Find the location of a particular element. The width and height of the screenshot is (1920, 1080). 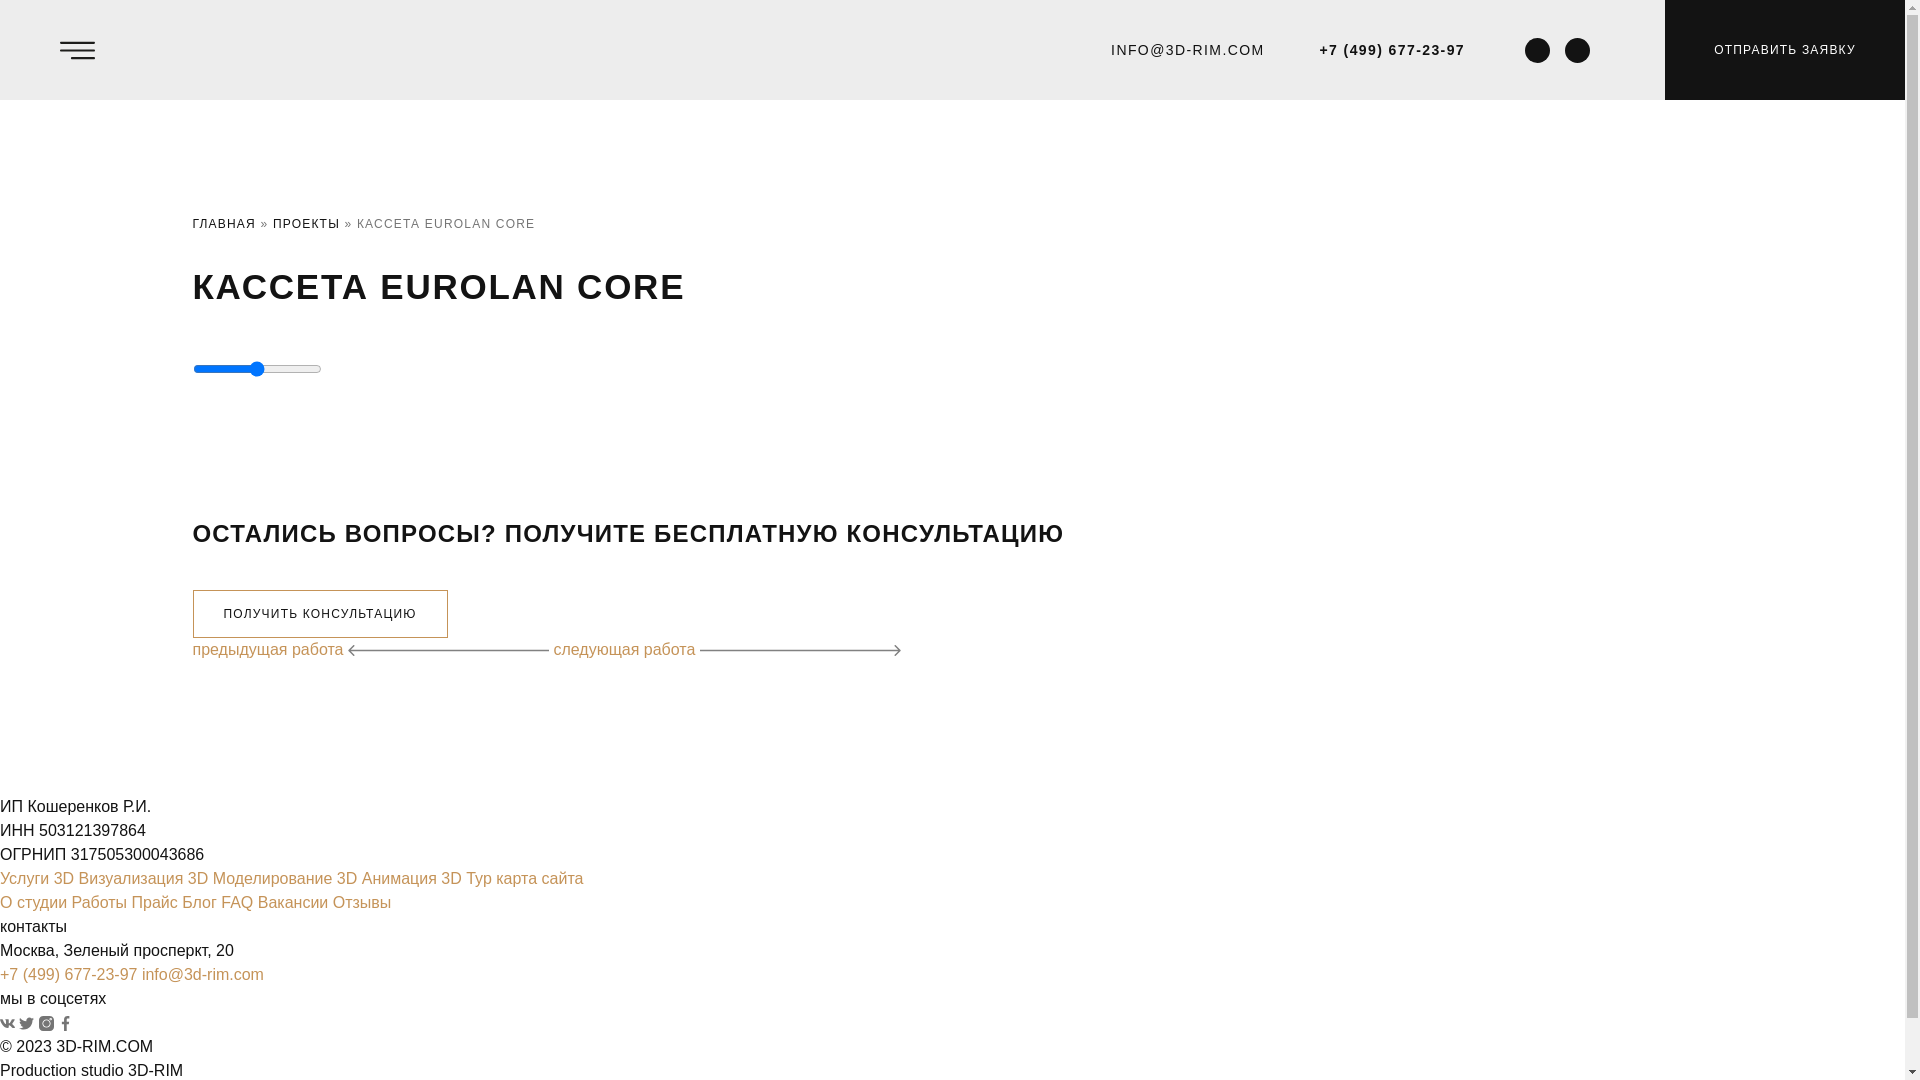

'FAQ' is located at coordinates (236, 902).